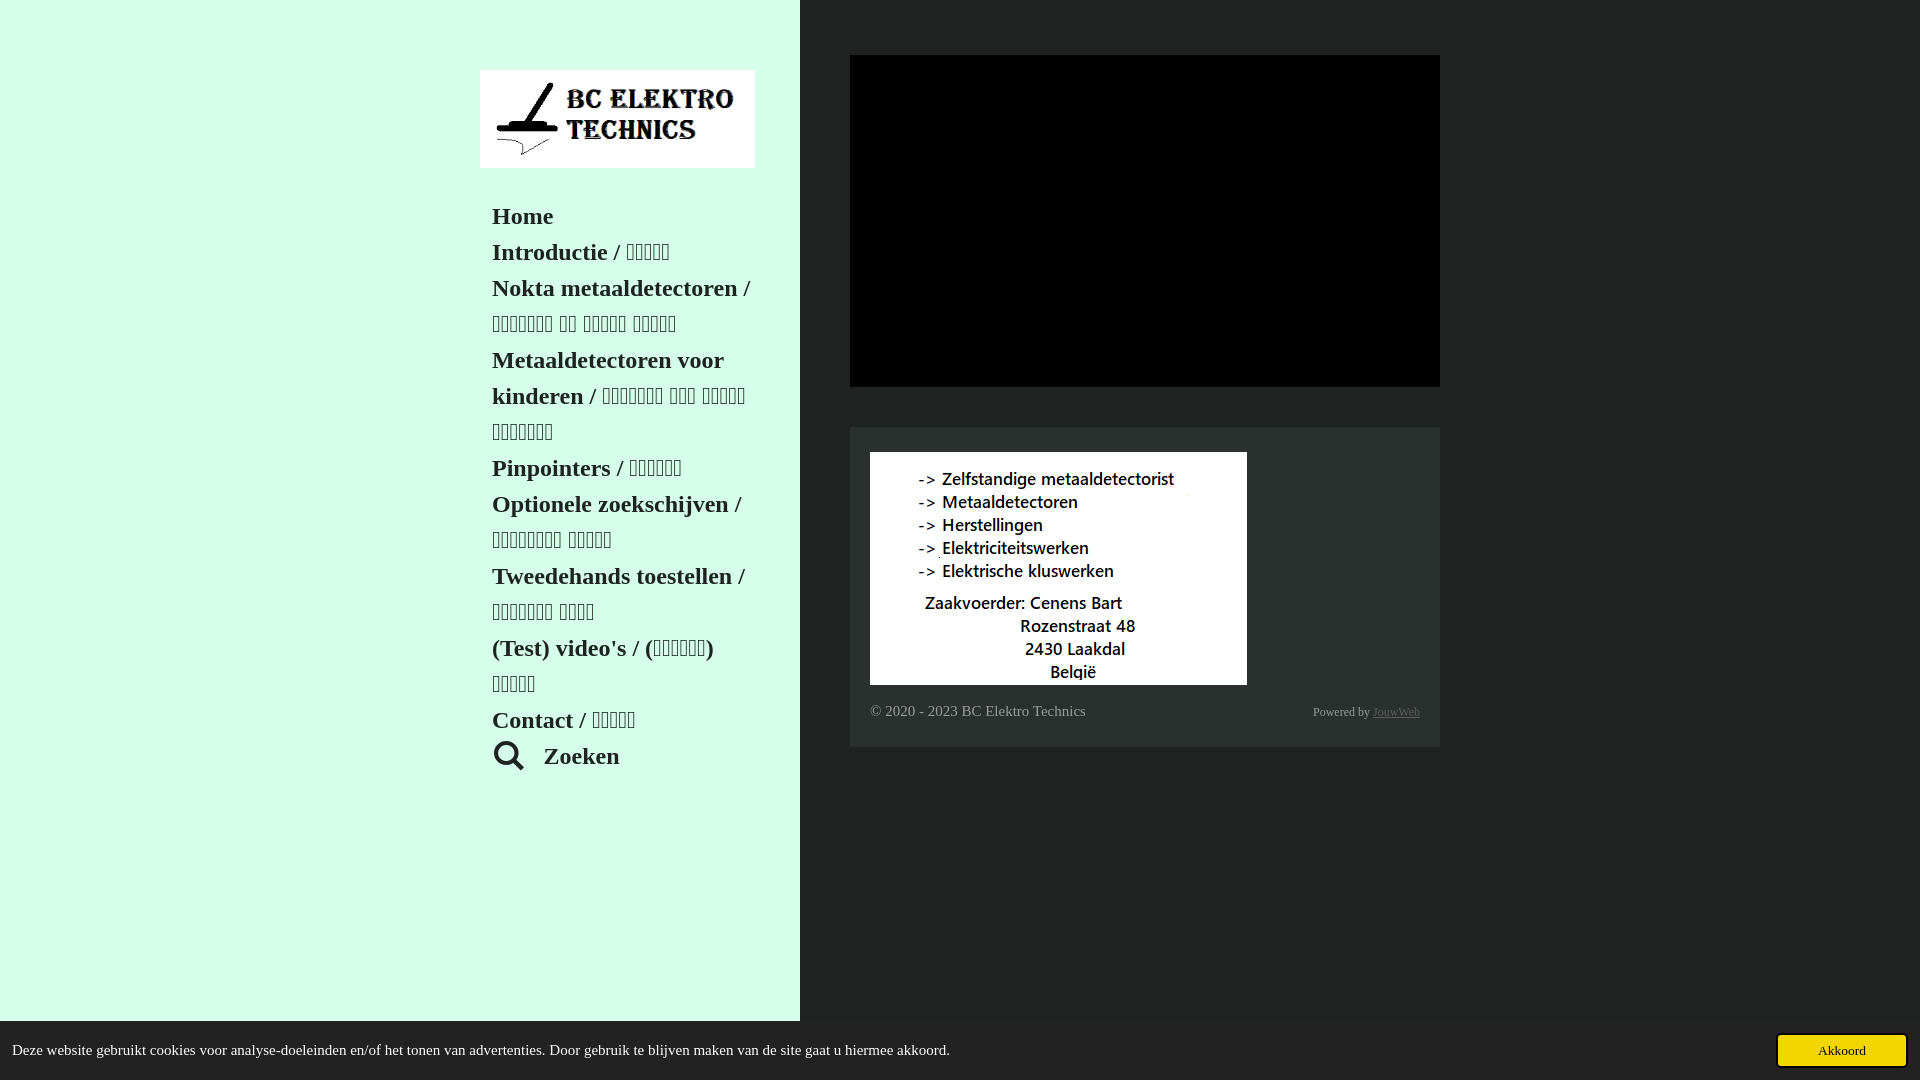  What do you see at coordinates (623, 756) in the screenshot?
I see `'Zoeken'` at bounding box center [623, 756].